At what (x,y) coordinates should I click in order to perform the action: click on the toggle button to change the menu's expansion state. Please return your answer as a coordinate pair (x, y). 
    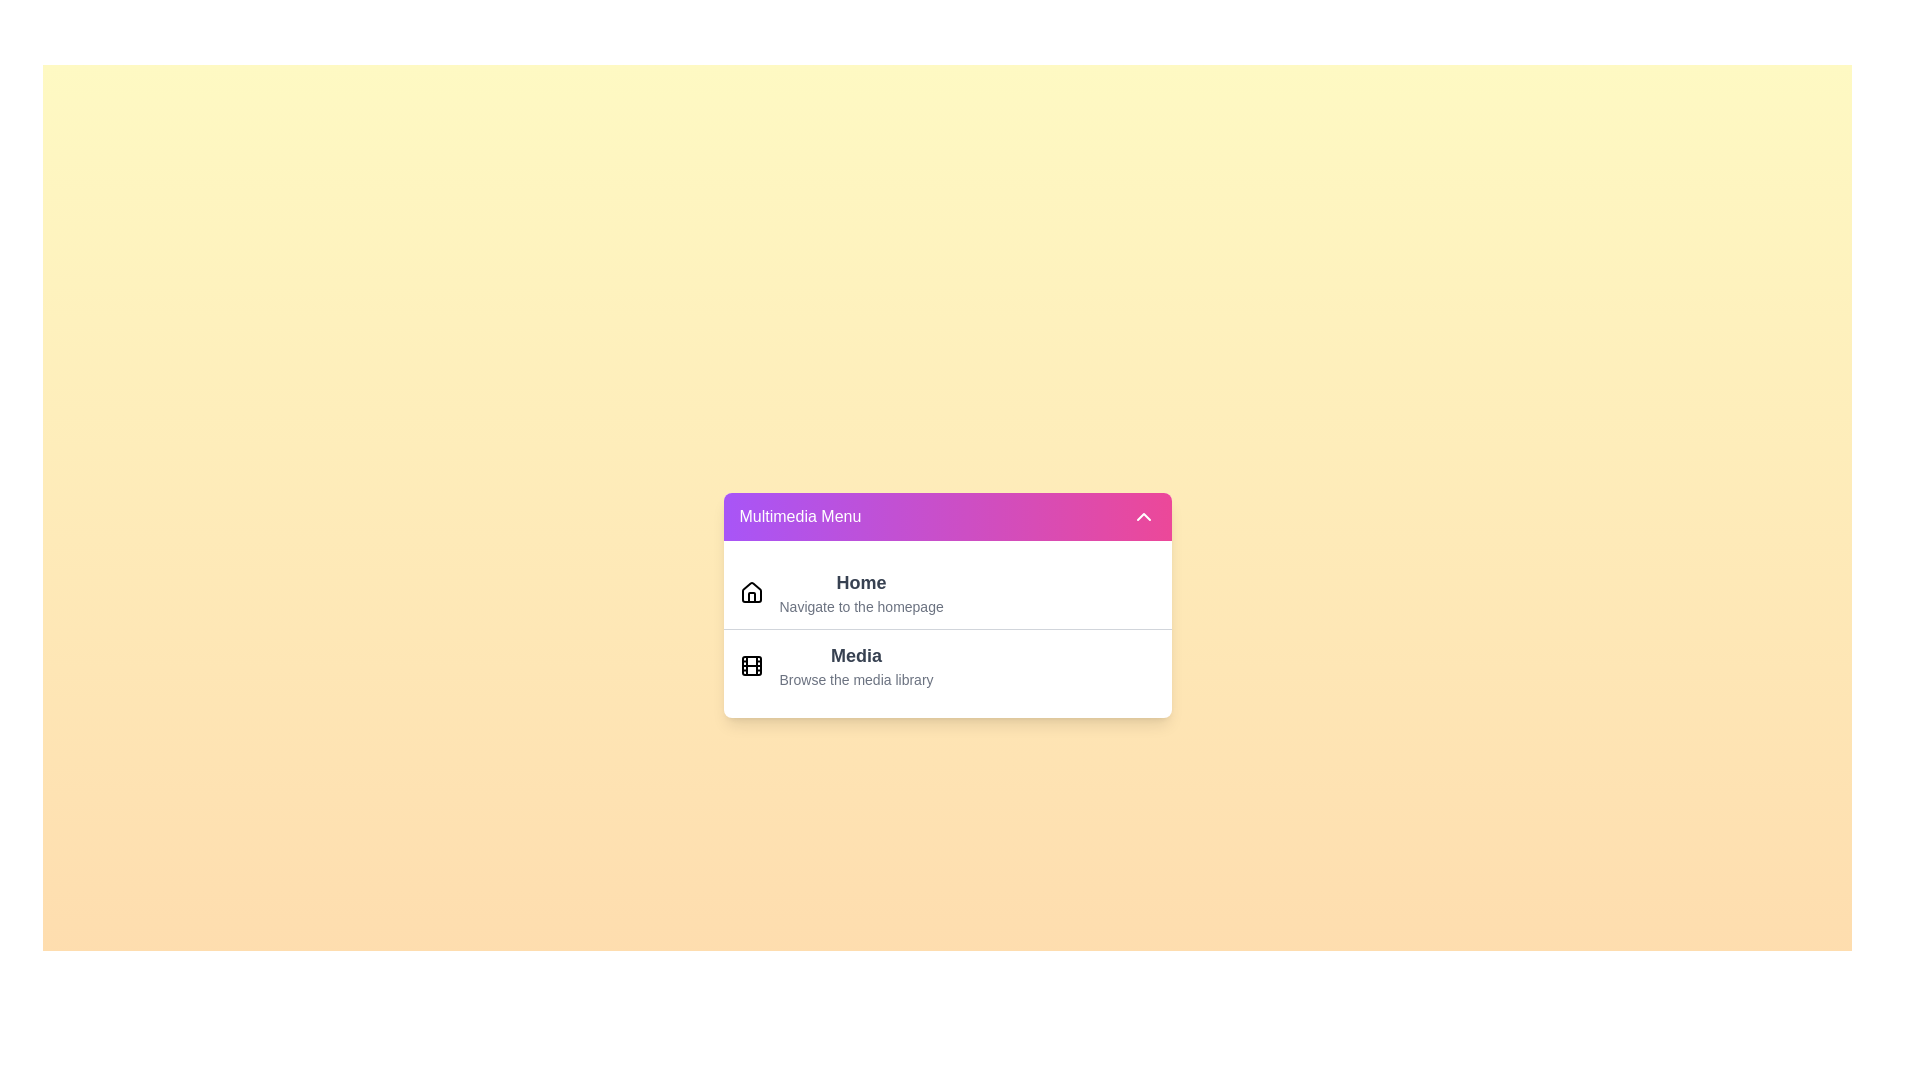
    Looking at the image, I should click on (946, 515).